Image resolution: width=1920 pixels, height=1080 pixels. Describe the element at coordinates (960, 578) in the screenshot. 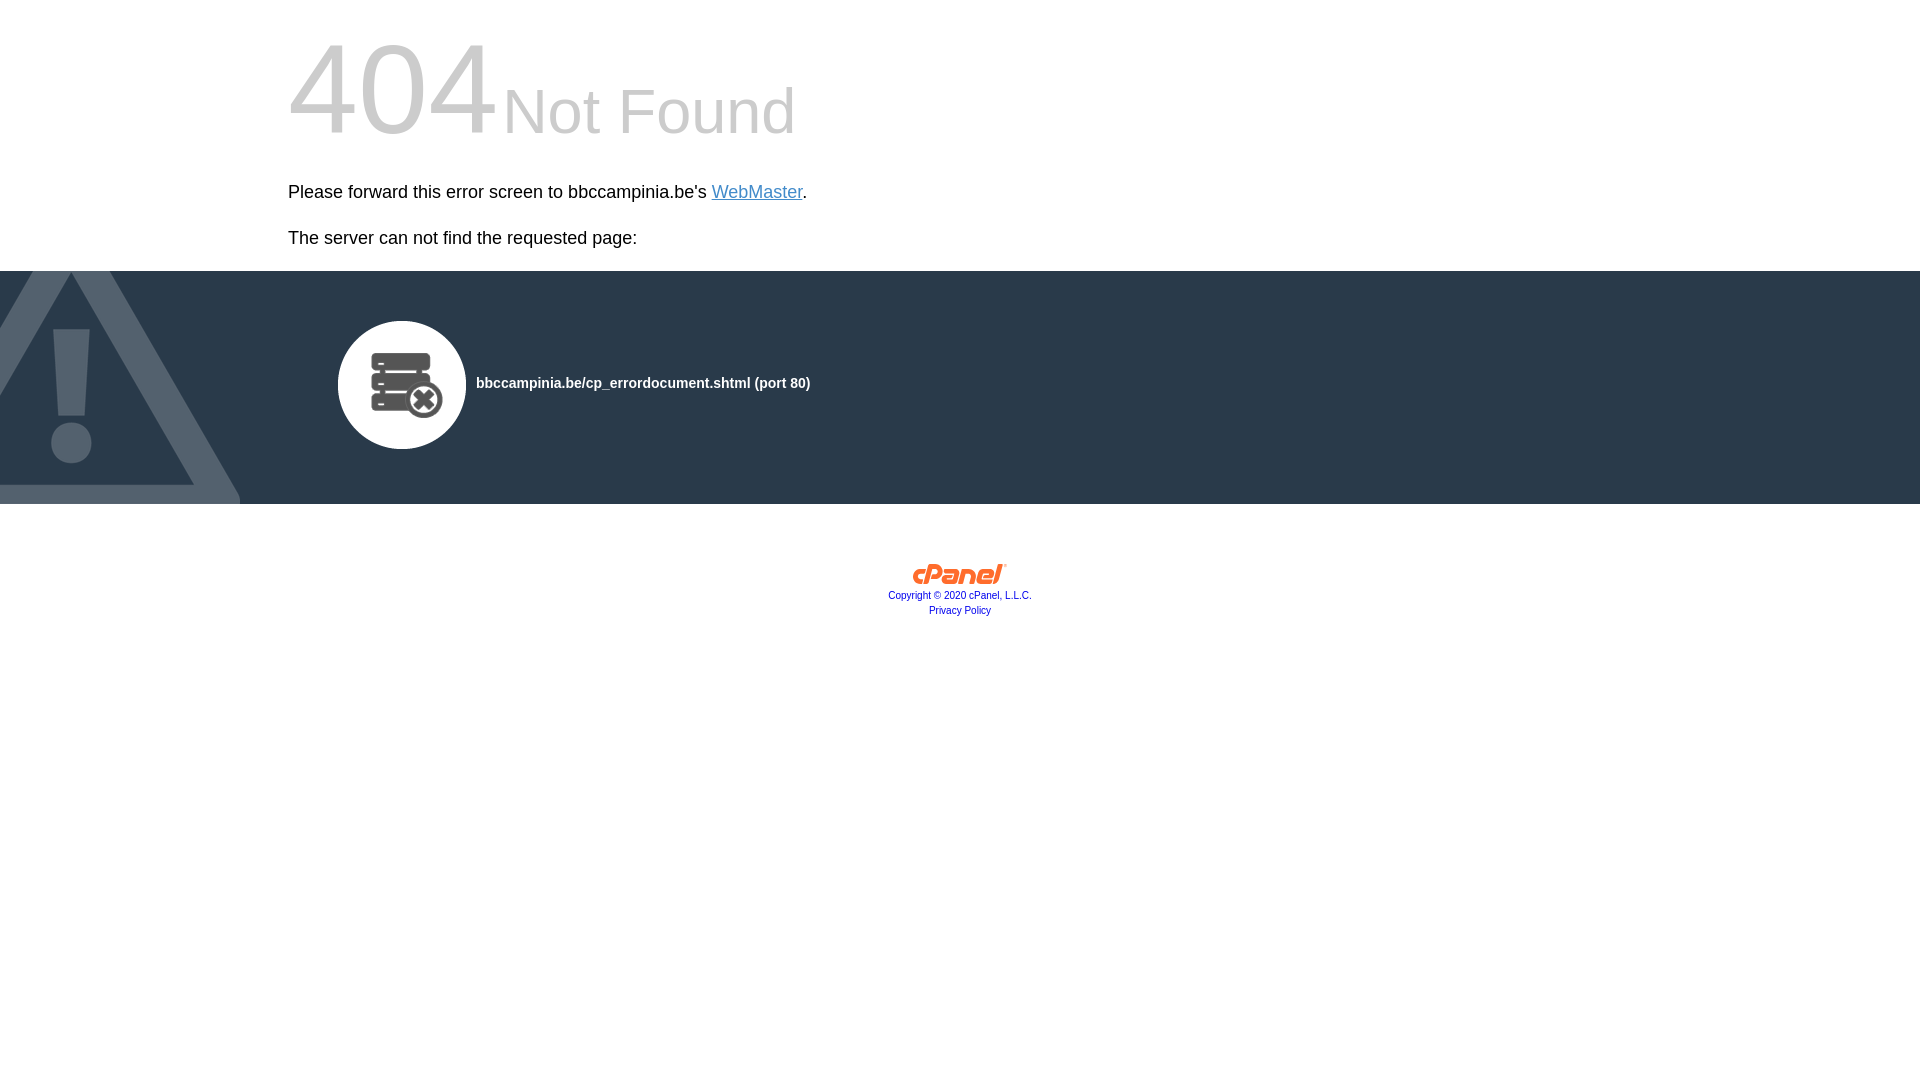

I see `'cPanel, Inc.'` at that location.